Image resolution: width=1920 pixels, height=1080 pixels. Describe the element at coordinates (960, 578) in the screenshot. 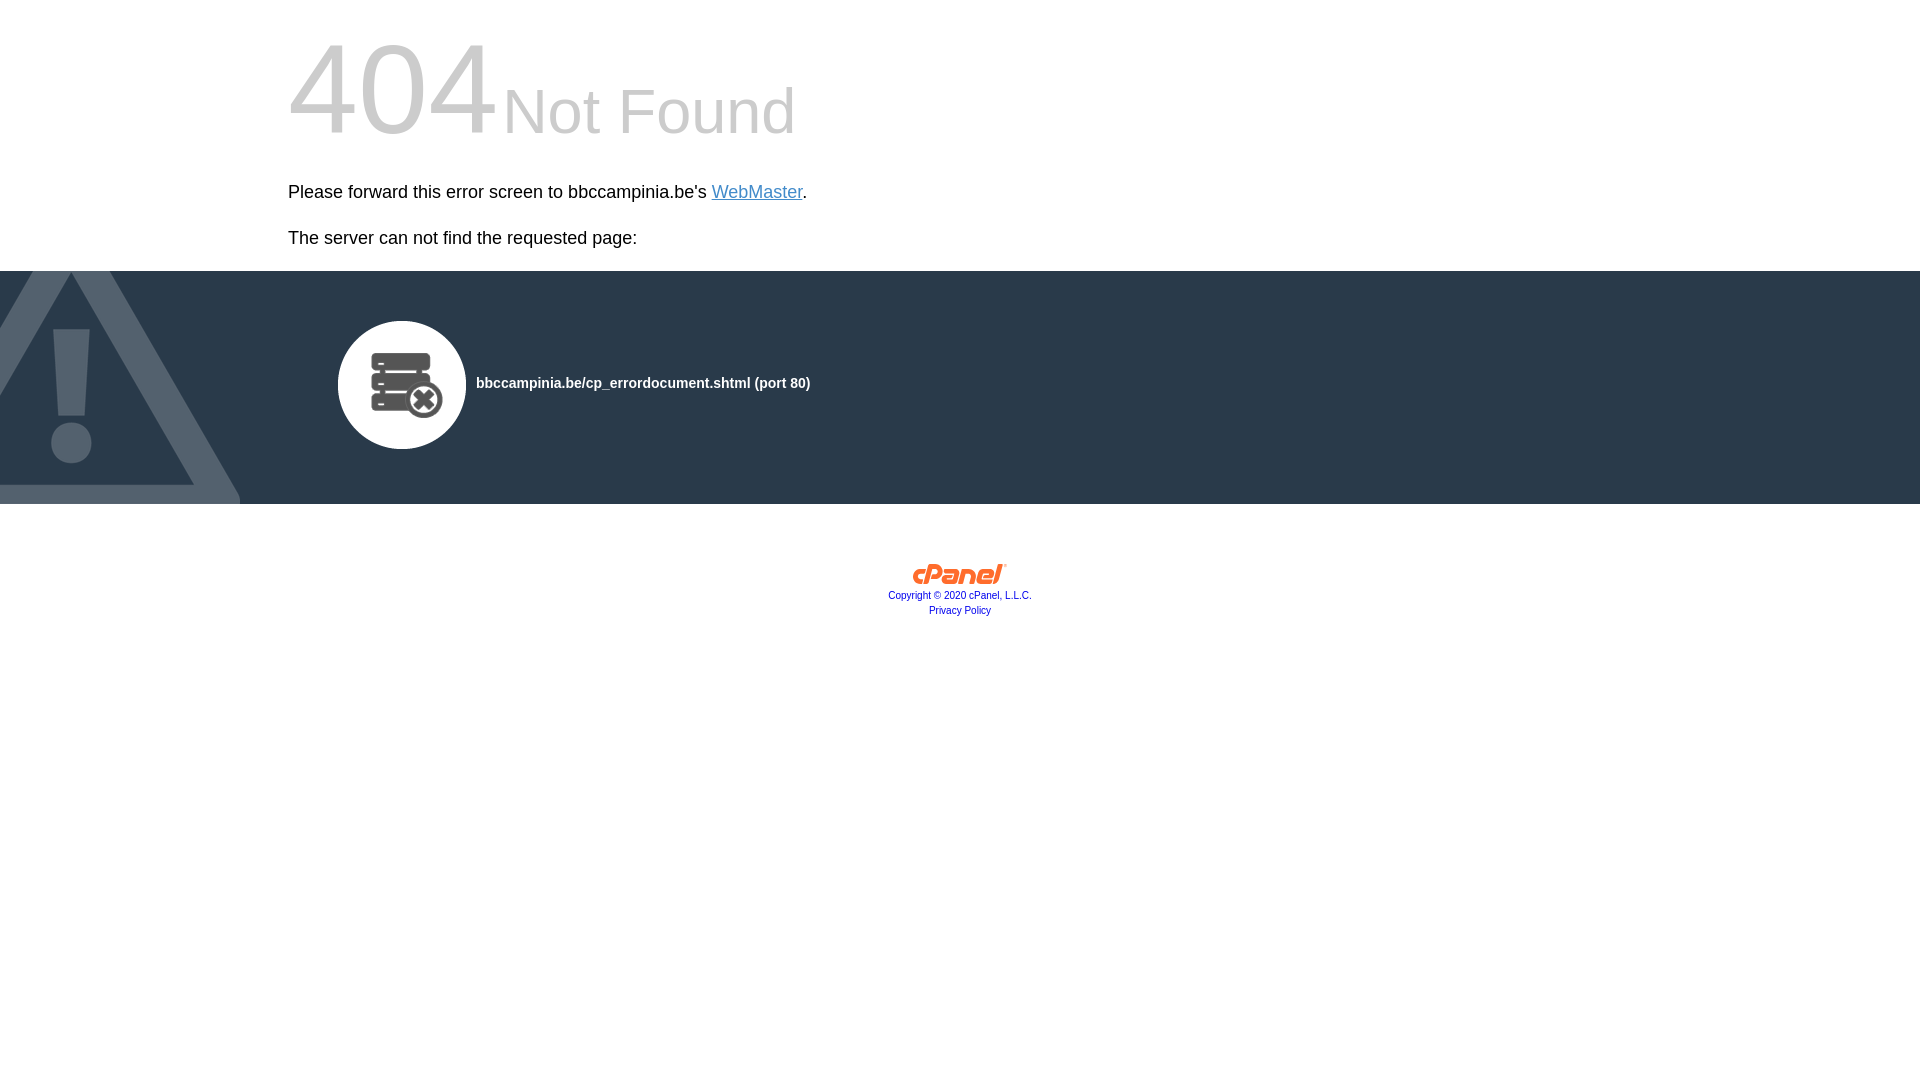

I see `'cPanel, Inc.'` at that location.